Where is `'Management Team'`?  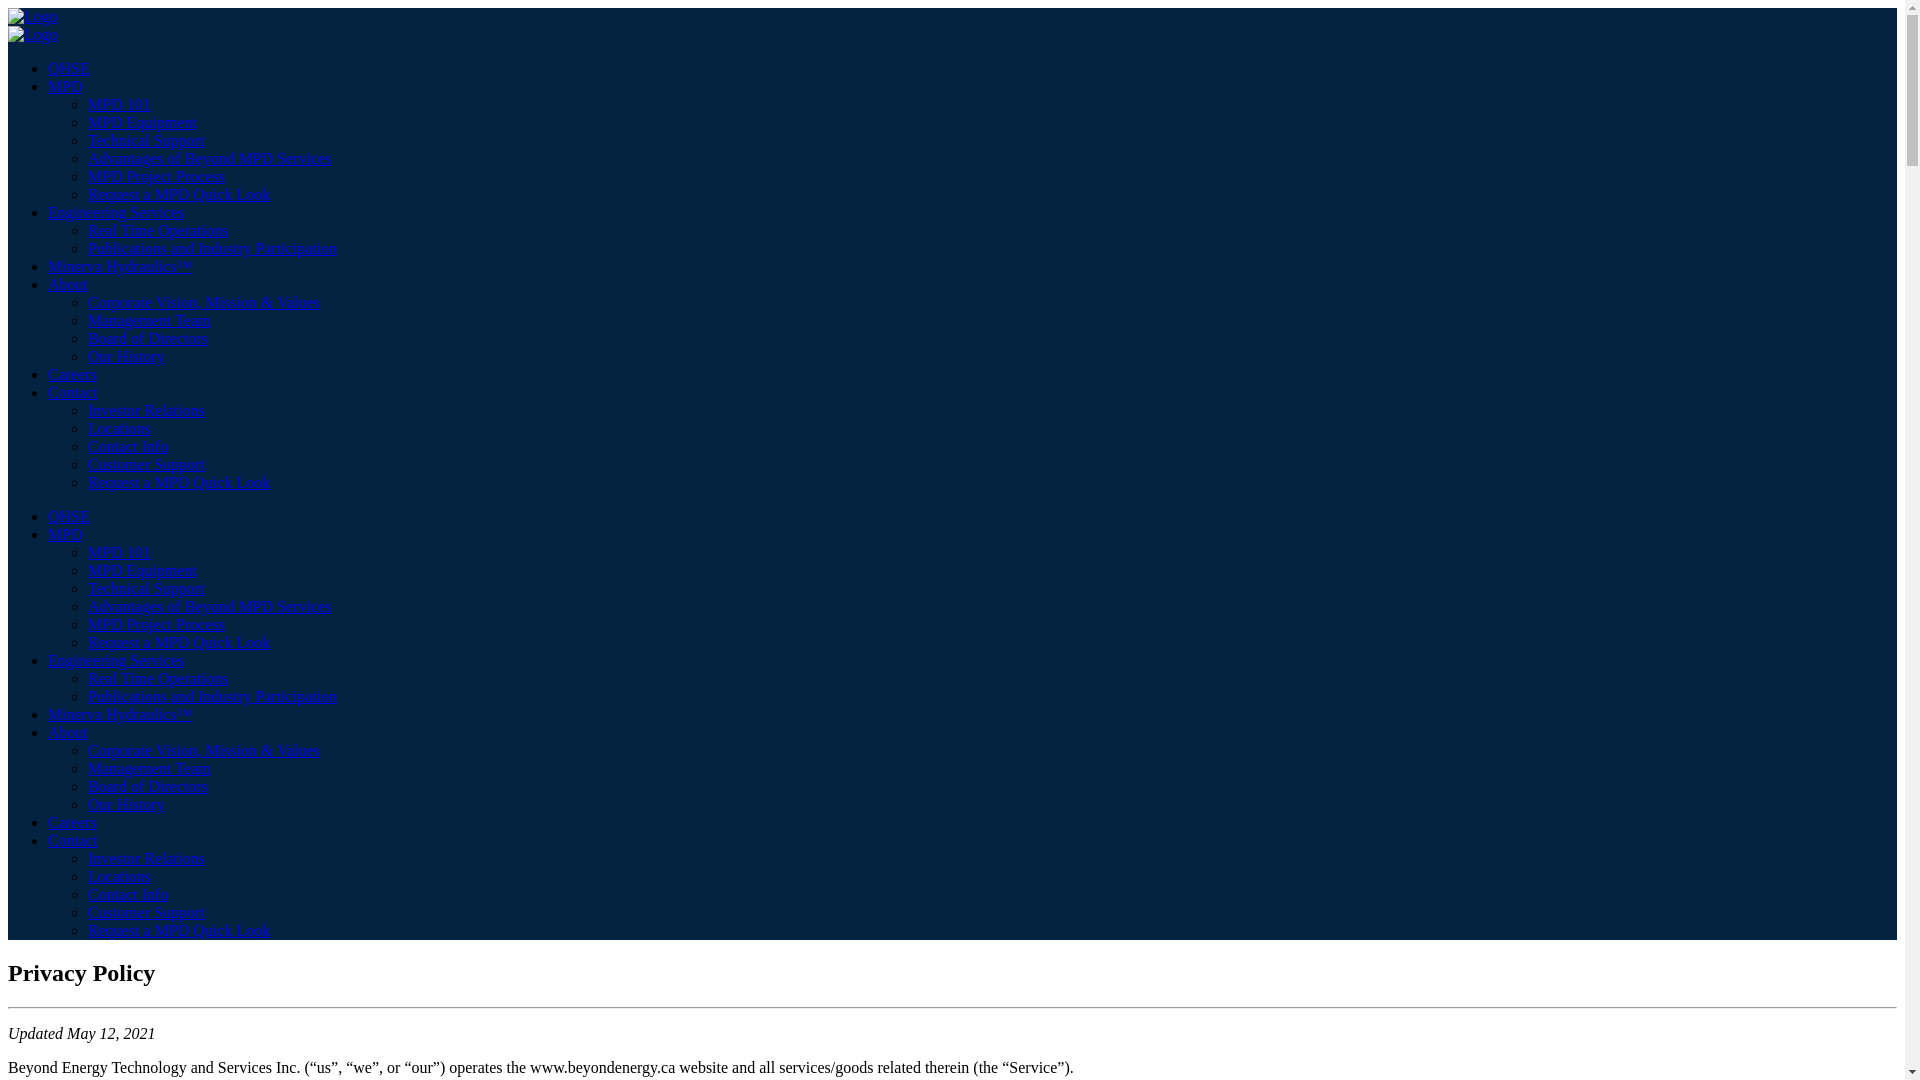
'Management Team' is located at coordinates (148, 767).